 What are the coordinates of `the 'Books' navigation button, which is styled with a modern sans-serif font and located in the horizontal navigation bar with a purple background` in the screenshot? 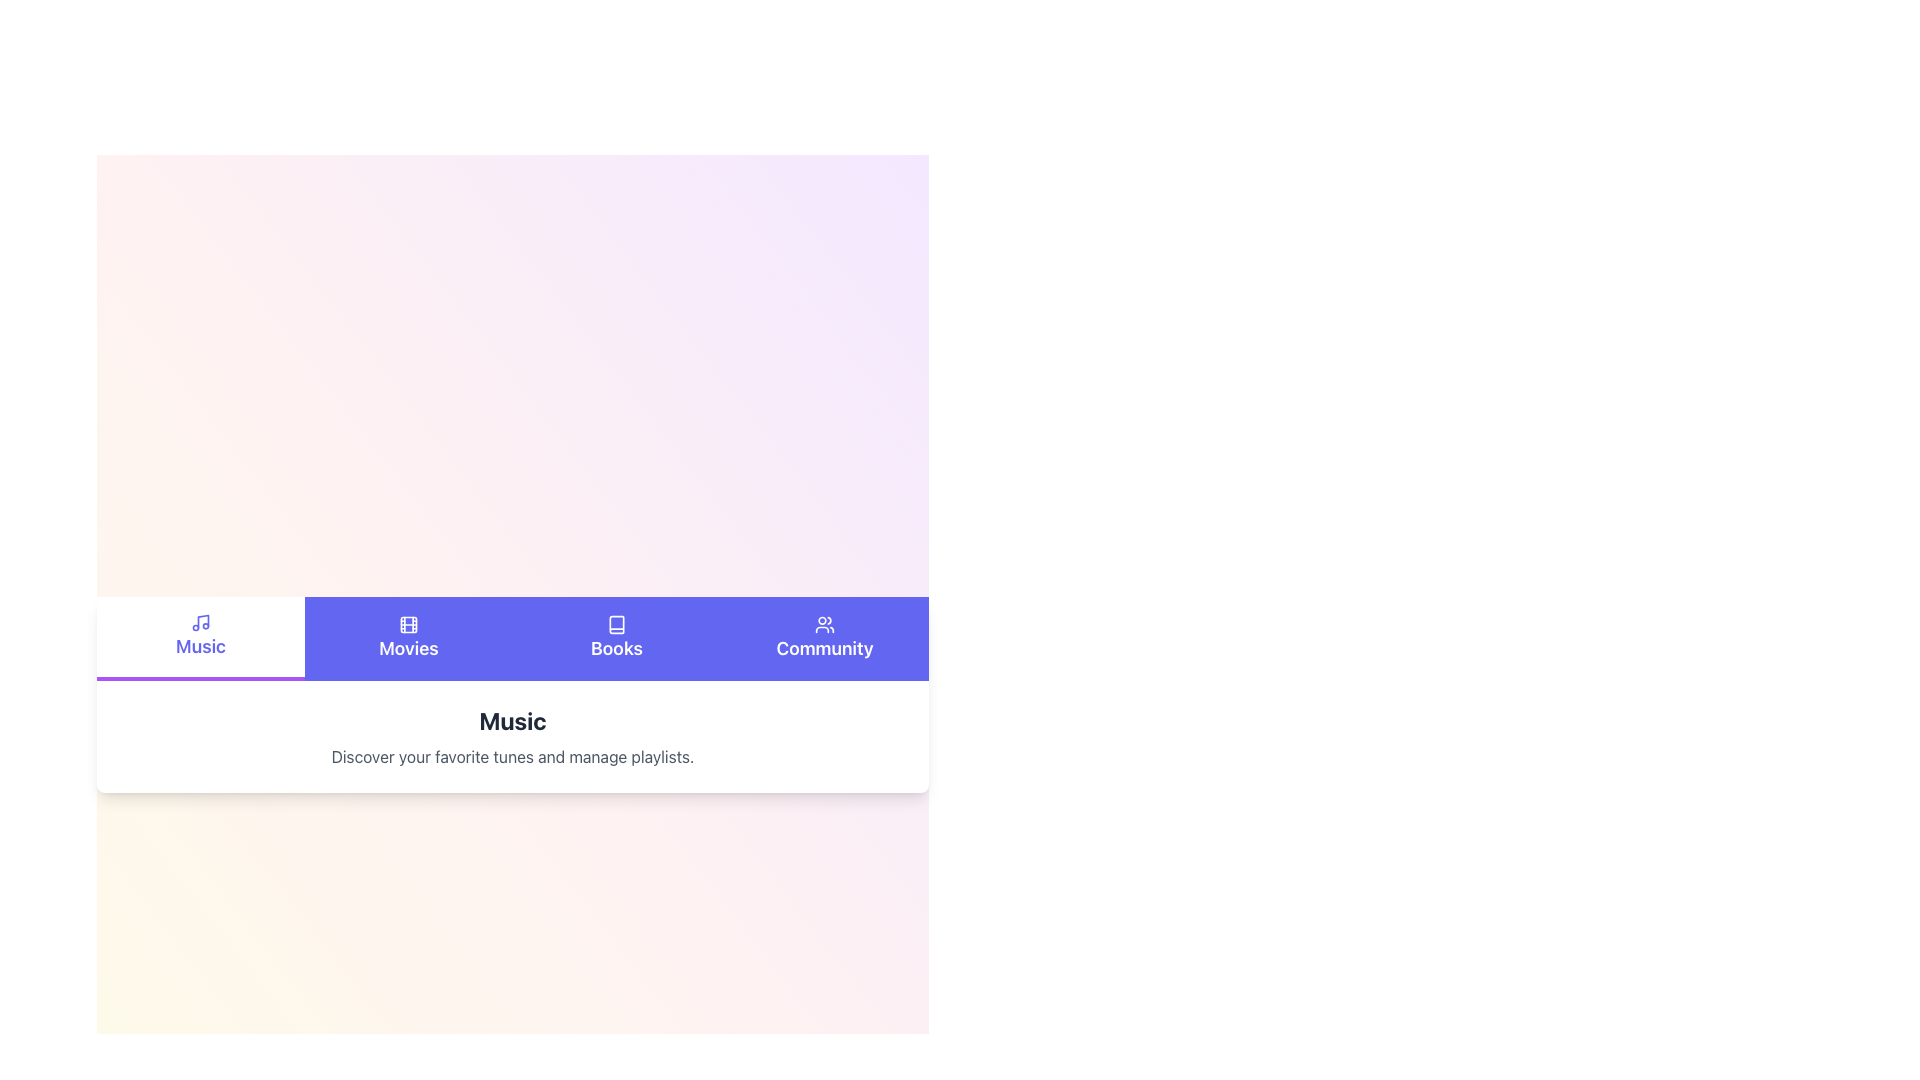 It's located at (616, 639).